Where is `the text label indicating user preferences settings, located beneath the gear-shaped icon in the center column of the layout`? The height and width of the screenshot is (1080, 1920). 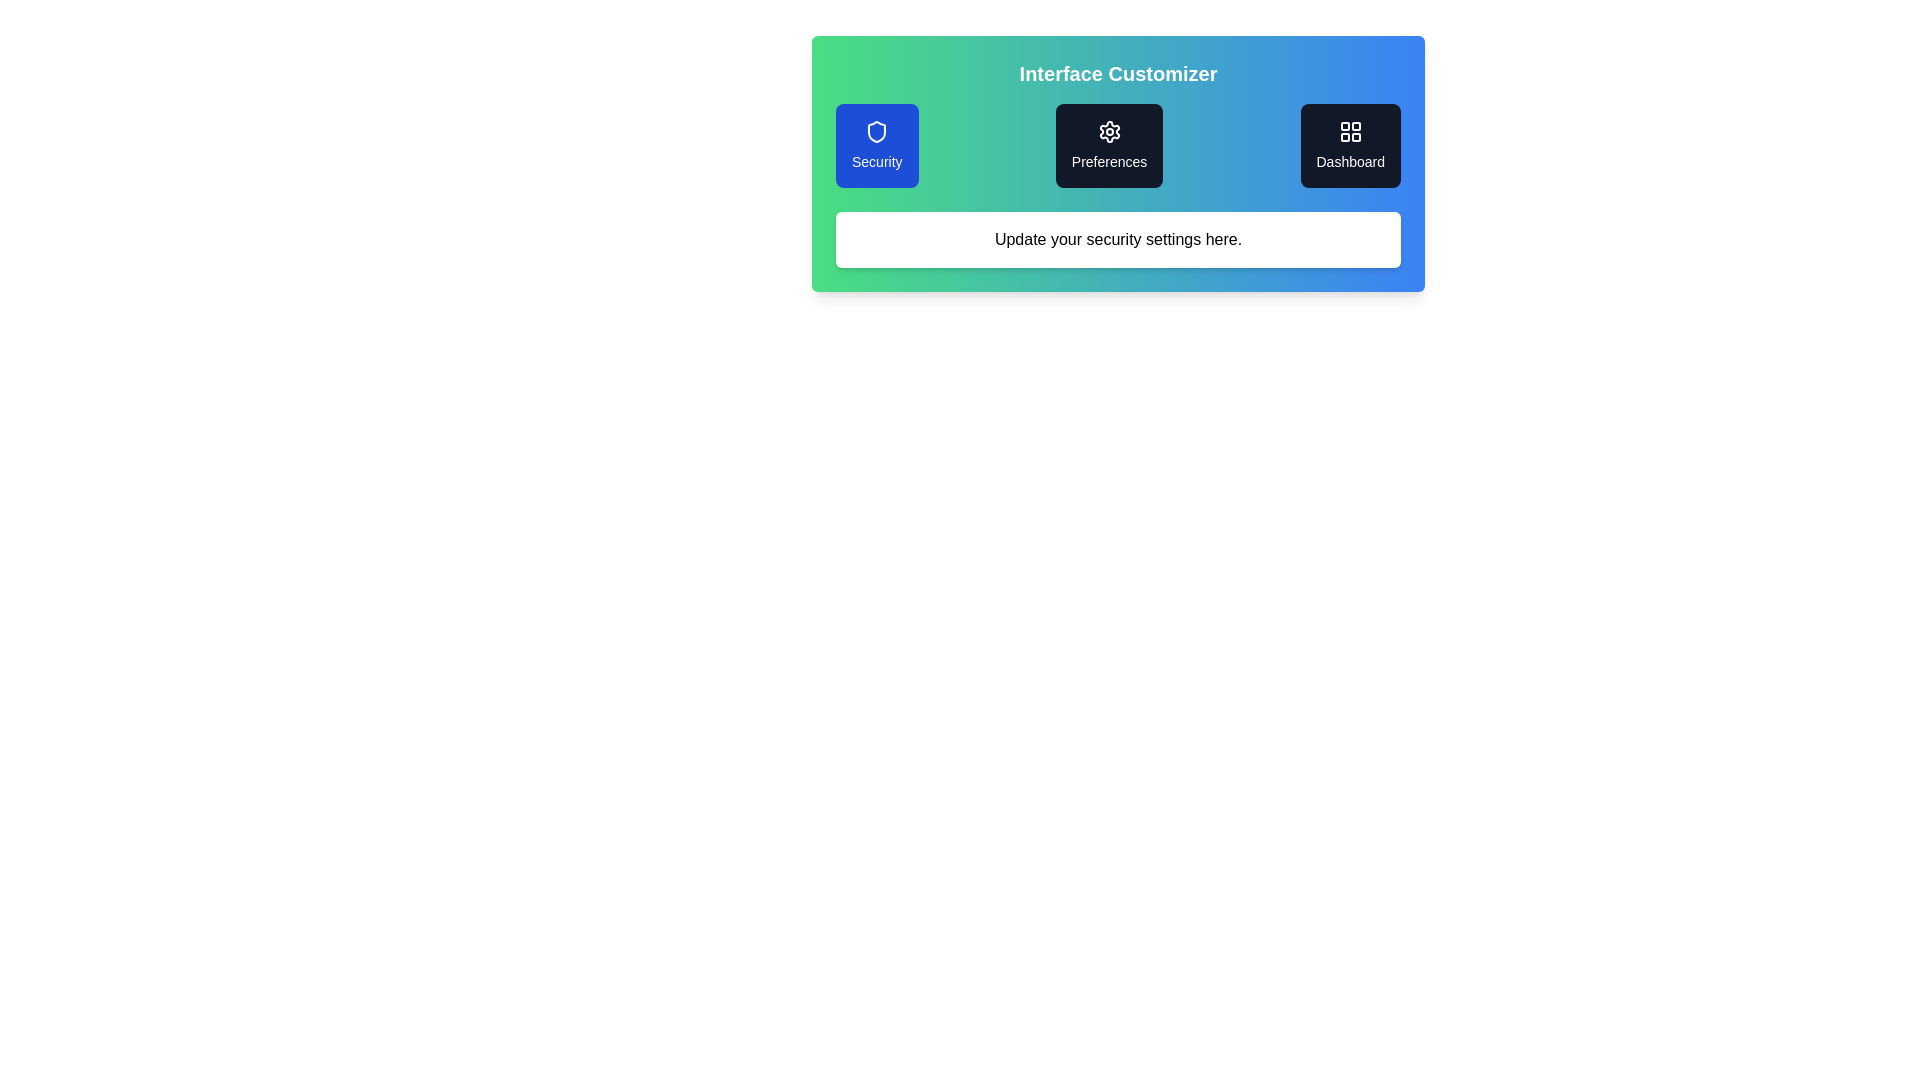 the text label indicating user preferences settings, located beneath the gear-shaped icon in the center column of the layout is located at coordinates (1108, 161).